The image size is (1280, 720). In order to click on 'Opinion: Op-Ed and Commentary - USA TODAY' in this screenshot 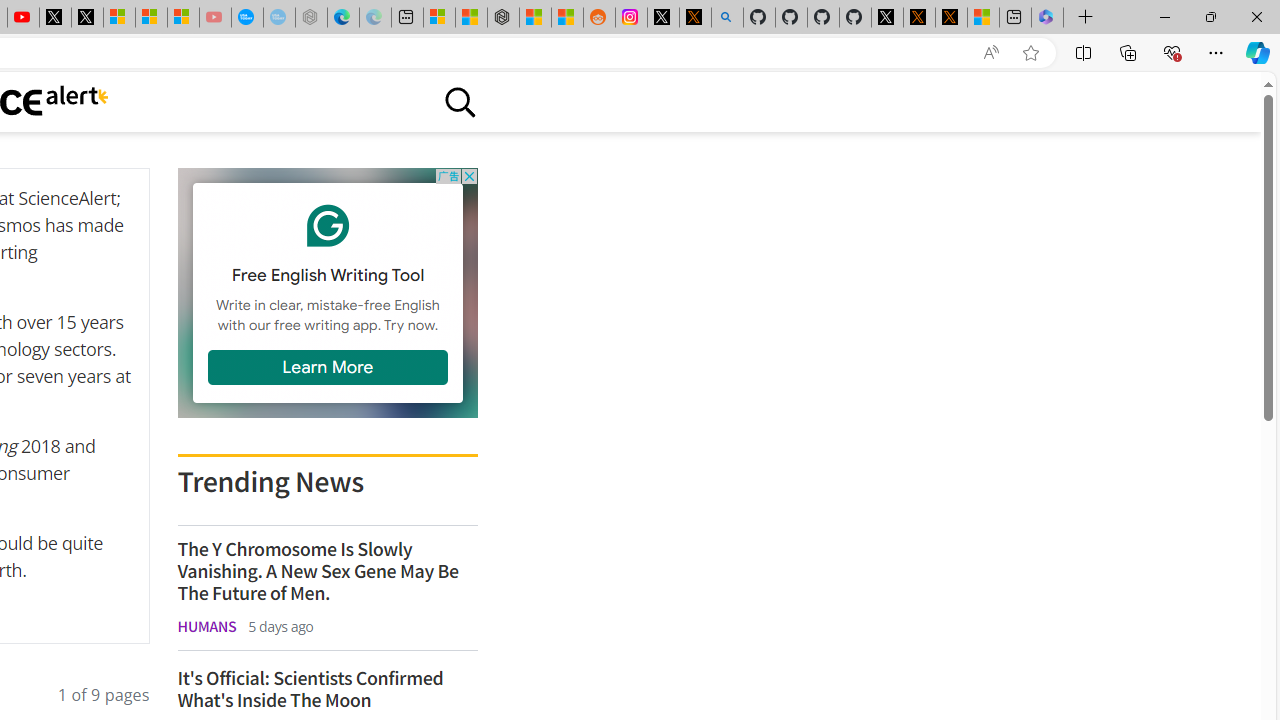, I will do `click(246, 17)`.